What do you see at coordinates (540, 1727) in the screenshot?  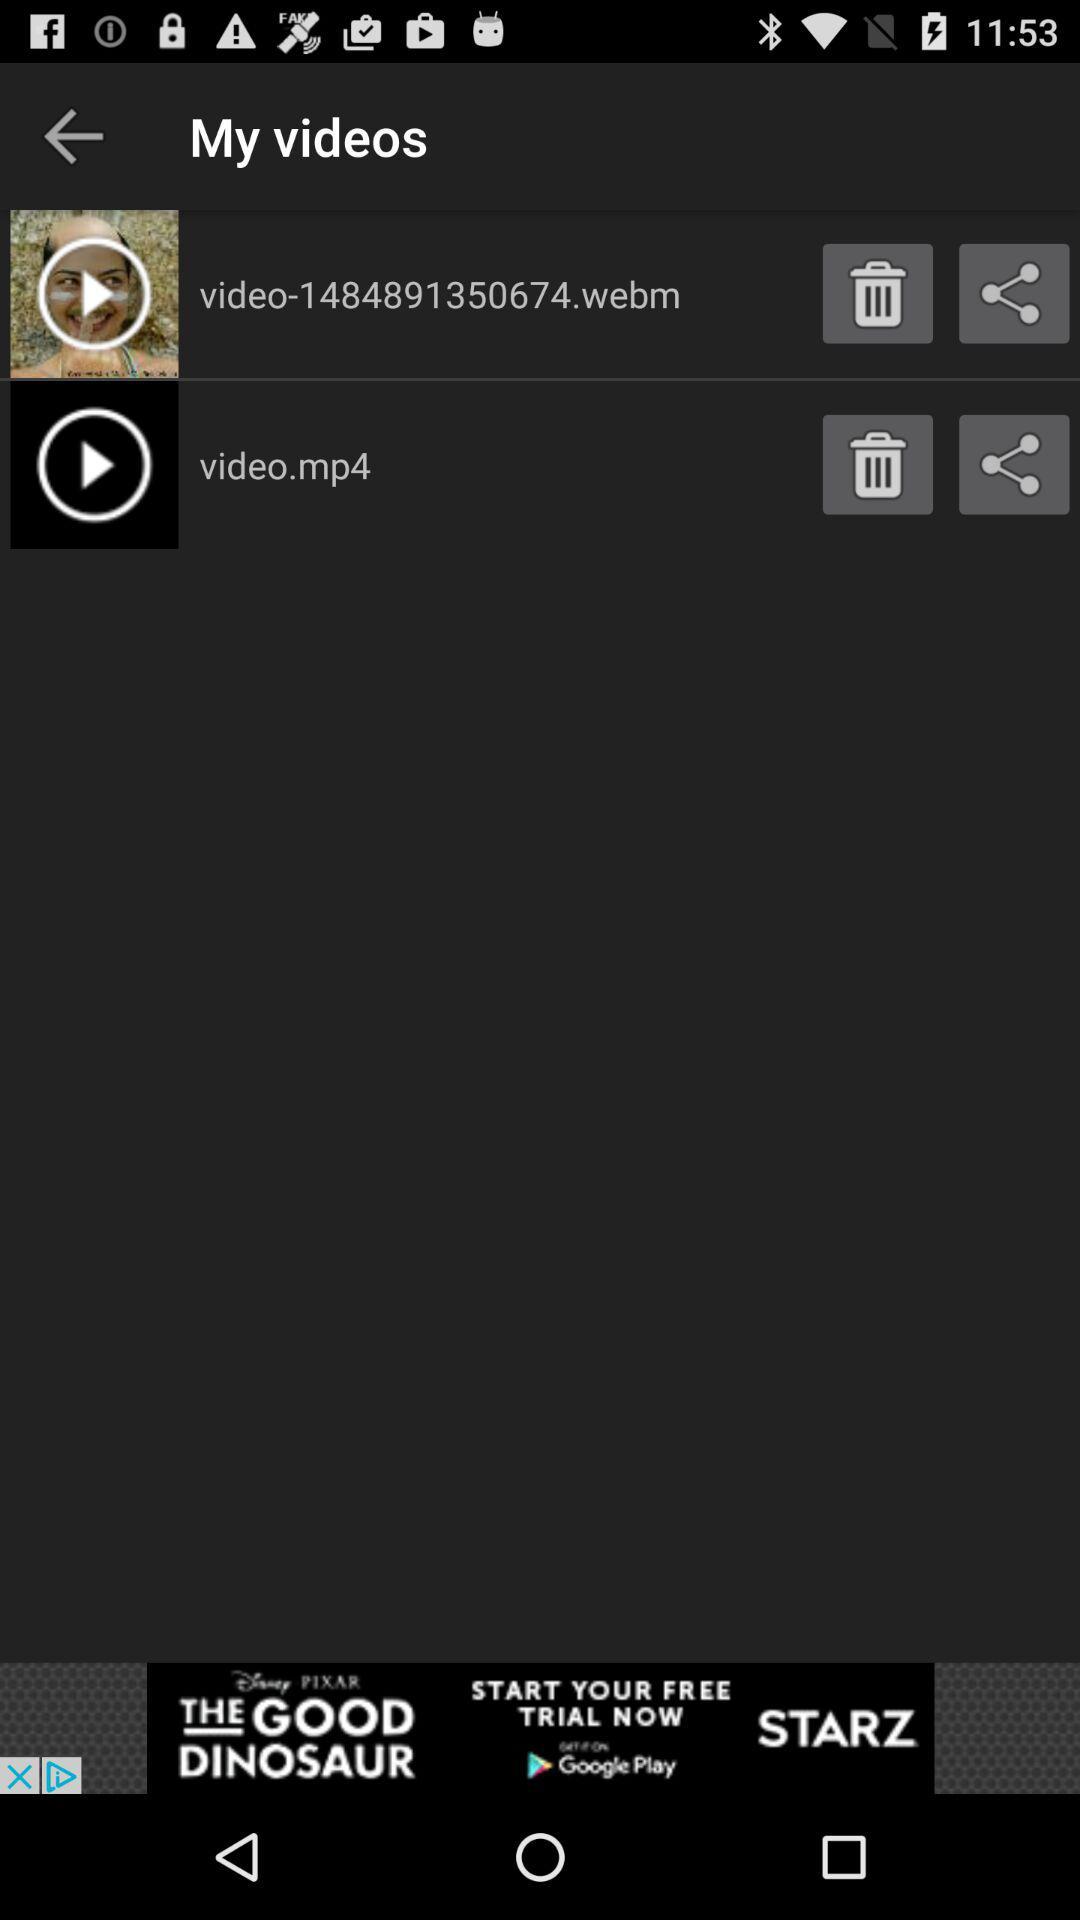 I see `advertisement` at bounding box center [540, 1727].